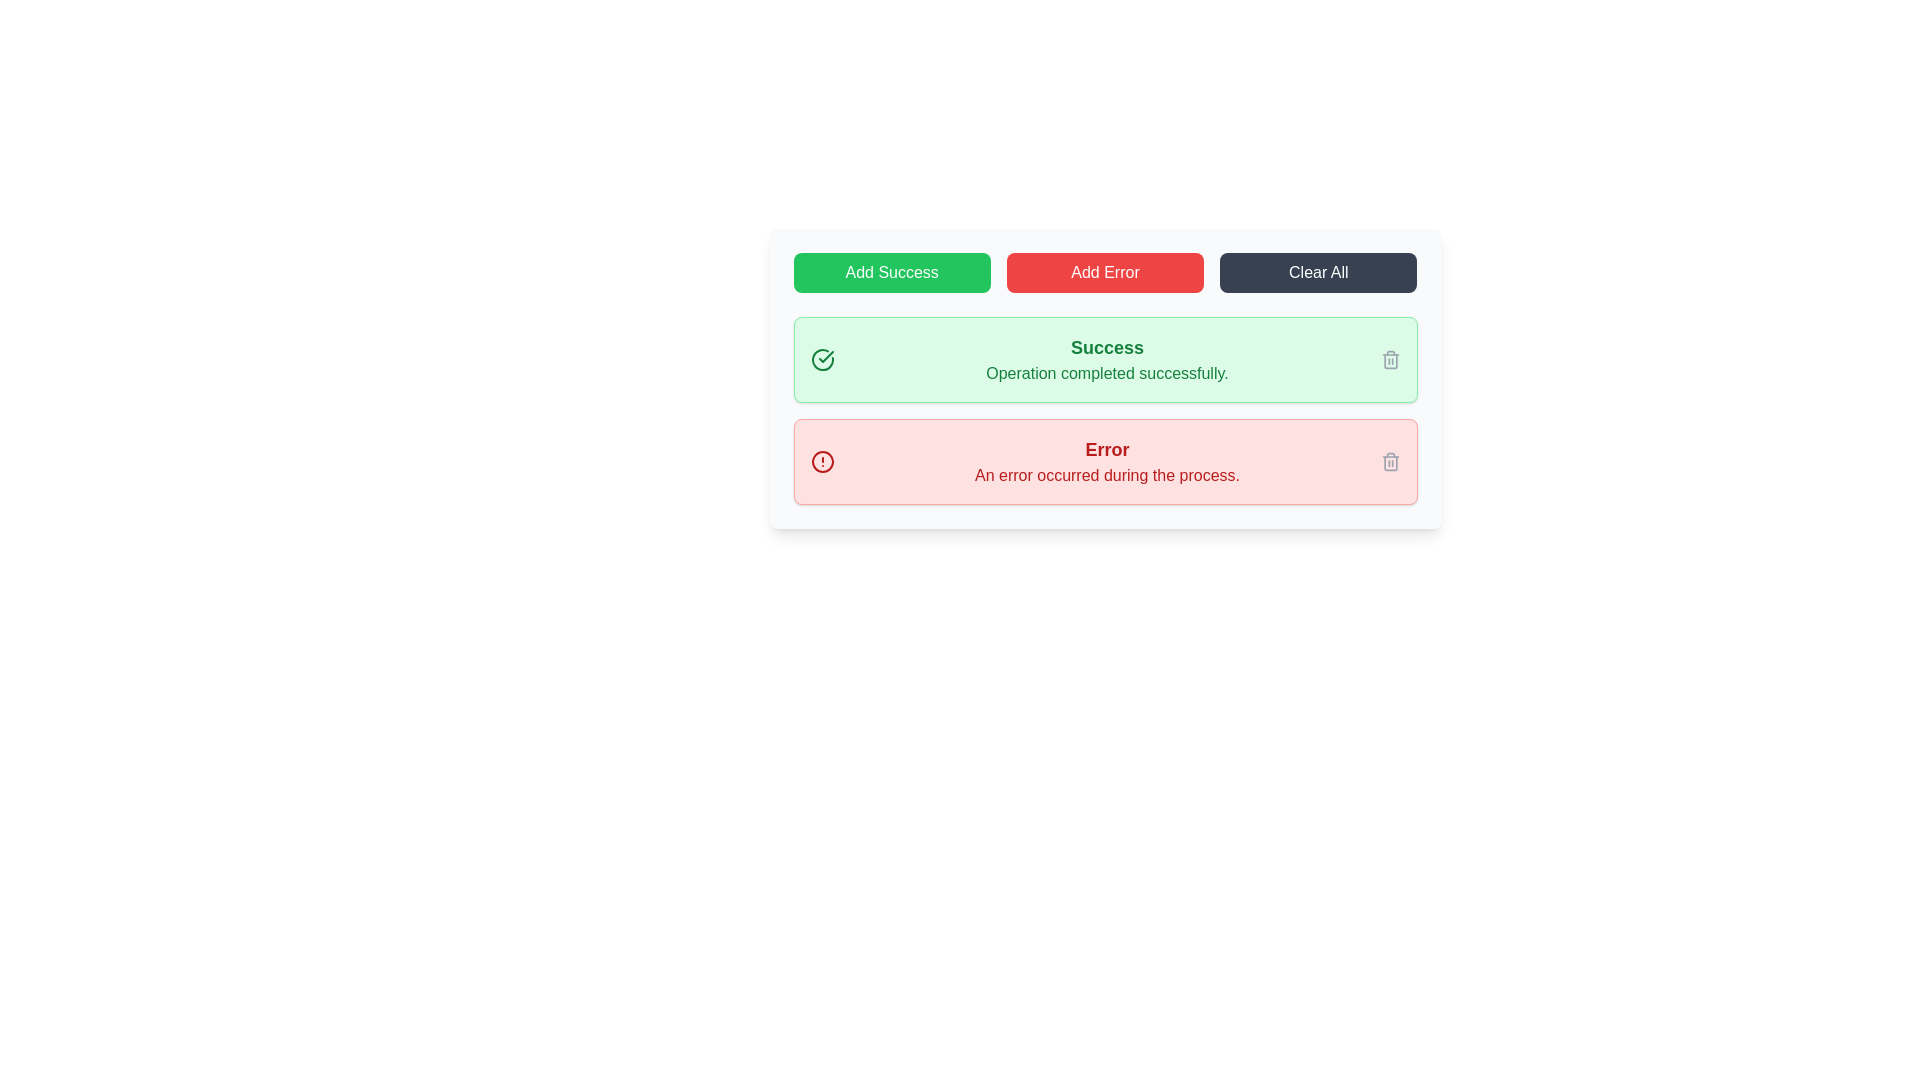 This screenshot has height=1080, width=1920. What do you see at coordinates (1318, 273) in the screenshot?
I see `the 'Clear All' button, which is the rightmost button in a group of three horizontally aligned buttons` at bounding box center [1318, 273].